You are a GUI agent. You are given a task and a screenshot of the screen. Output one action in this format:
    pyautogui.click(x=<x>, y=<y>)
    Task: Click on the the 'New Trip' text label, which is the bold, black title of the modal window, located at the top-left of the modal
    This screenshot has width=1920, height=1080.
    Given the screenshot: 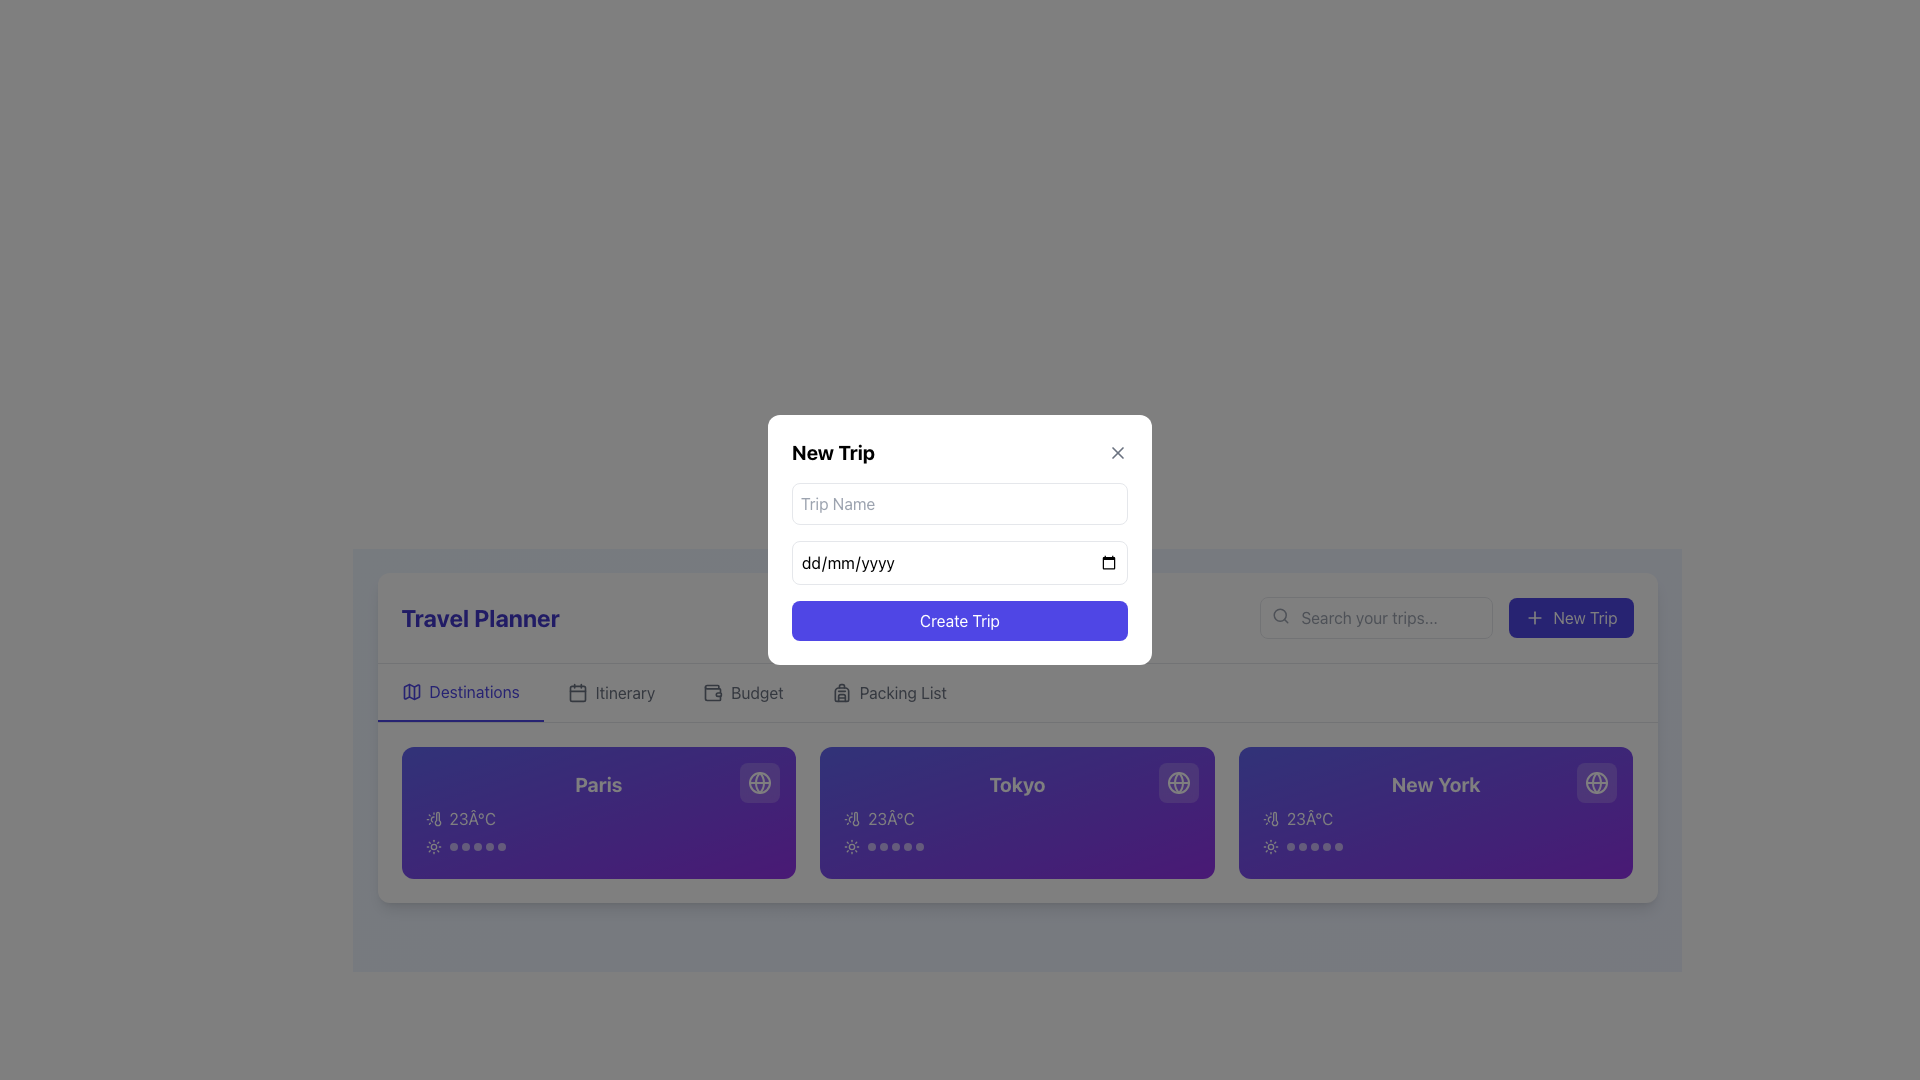 What is the action you would take?
    pyautogui.click(x=833, y=452)
    